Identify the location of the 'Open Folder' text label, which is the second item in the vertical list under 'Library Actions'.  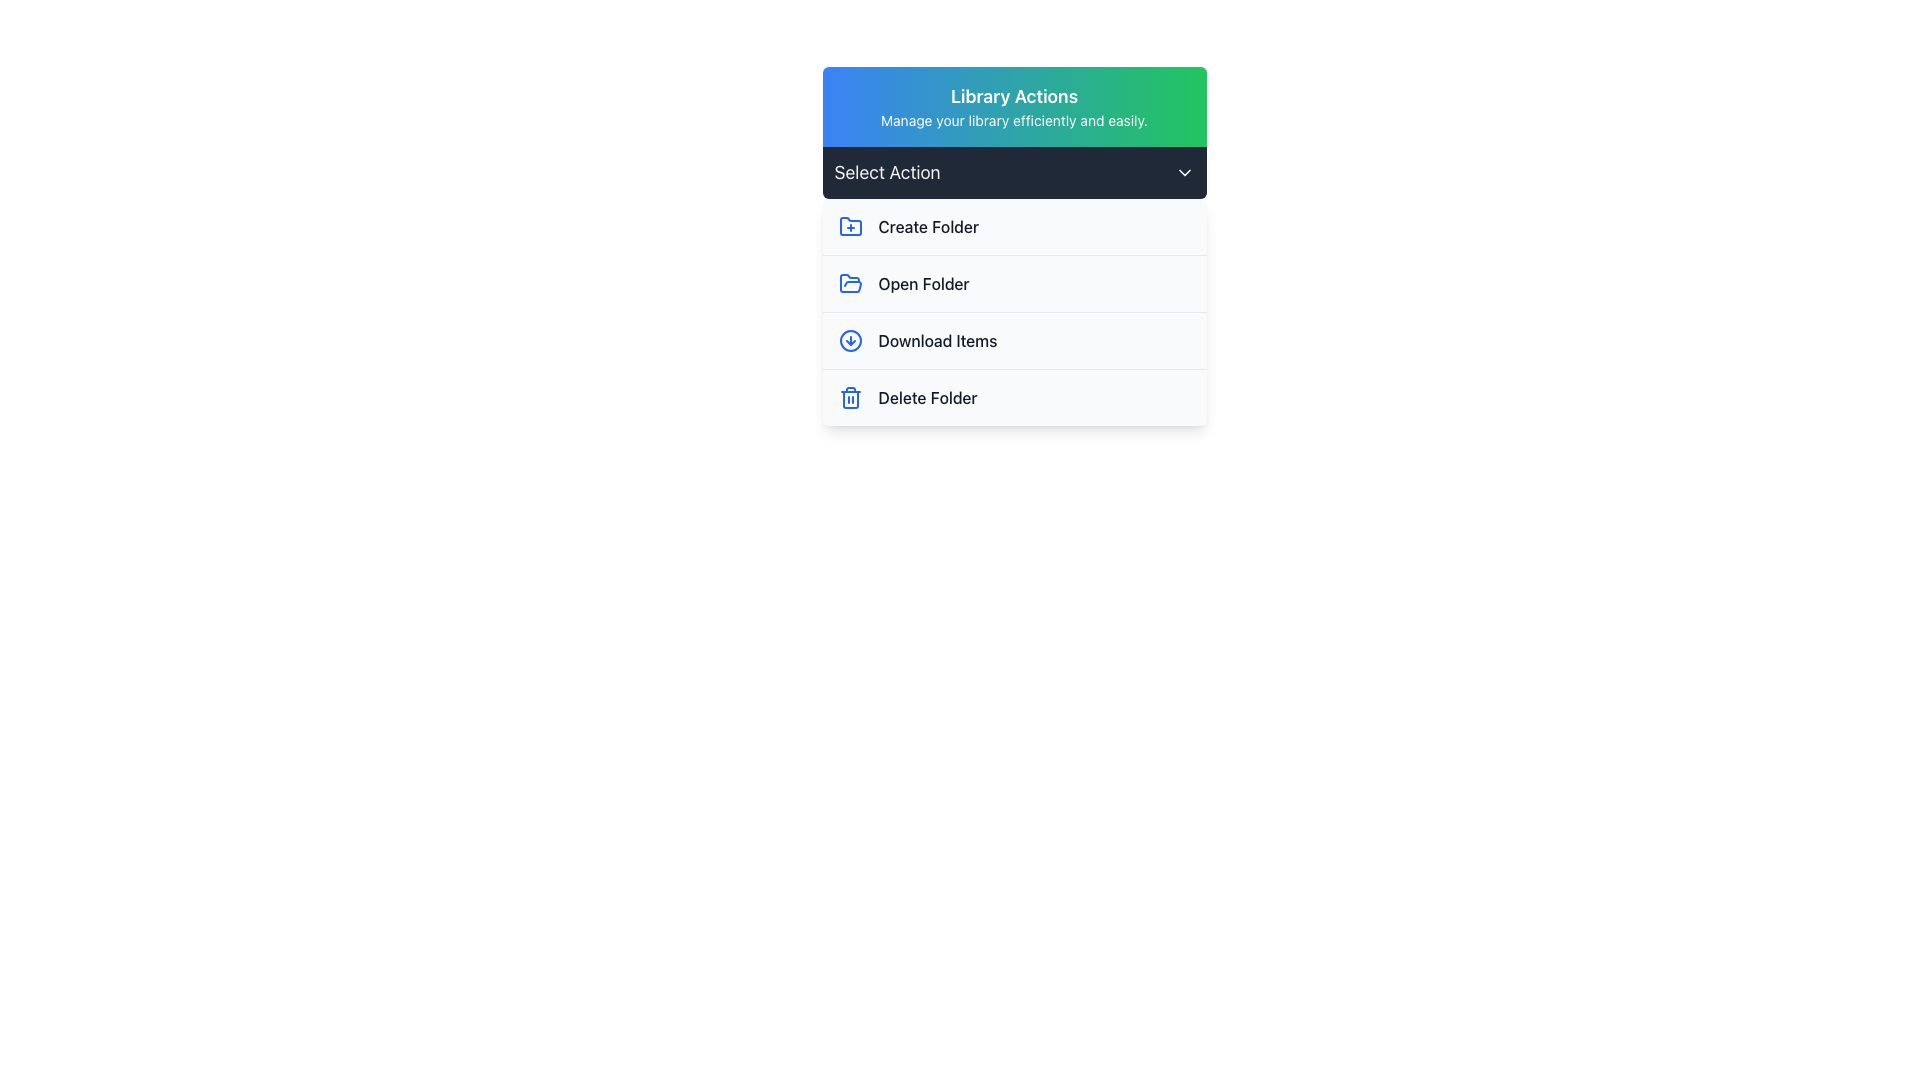
(923, 284).